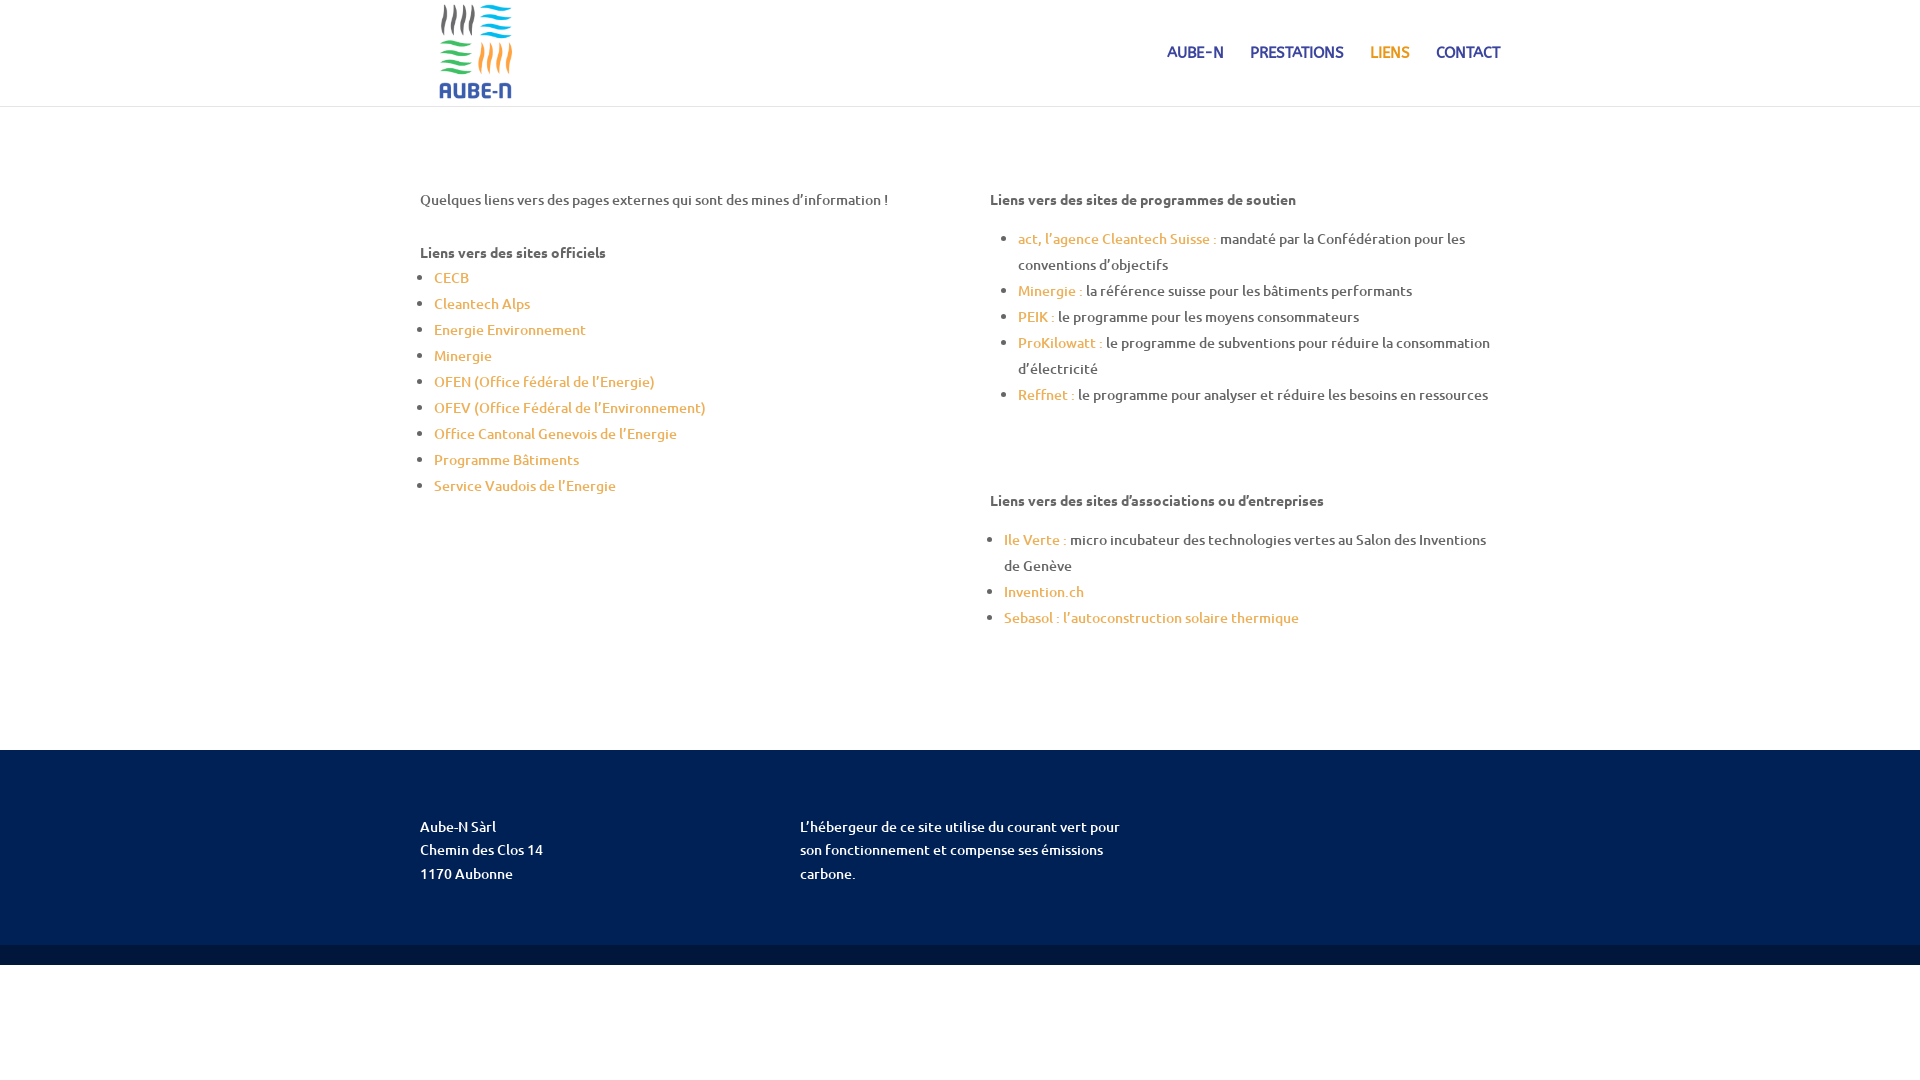  Describe the element at coordinates (509, 328) in the screenshot. I see `'Energie Environnement'` at that location.